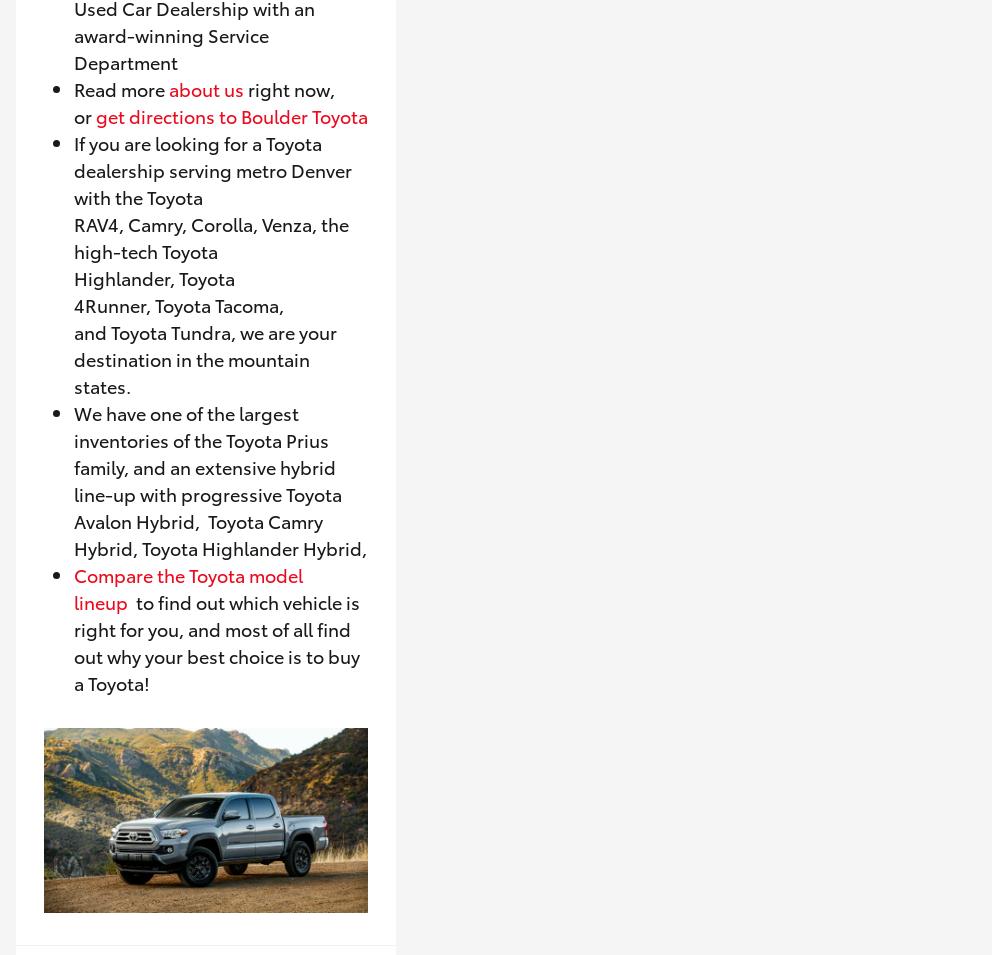  I want to click on 'Toyota 4Runner,', so click(154, 290).